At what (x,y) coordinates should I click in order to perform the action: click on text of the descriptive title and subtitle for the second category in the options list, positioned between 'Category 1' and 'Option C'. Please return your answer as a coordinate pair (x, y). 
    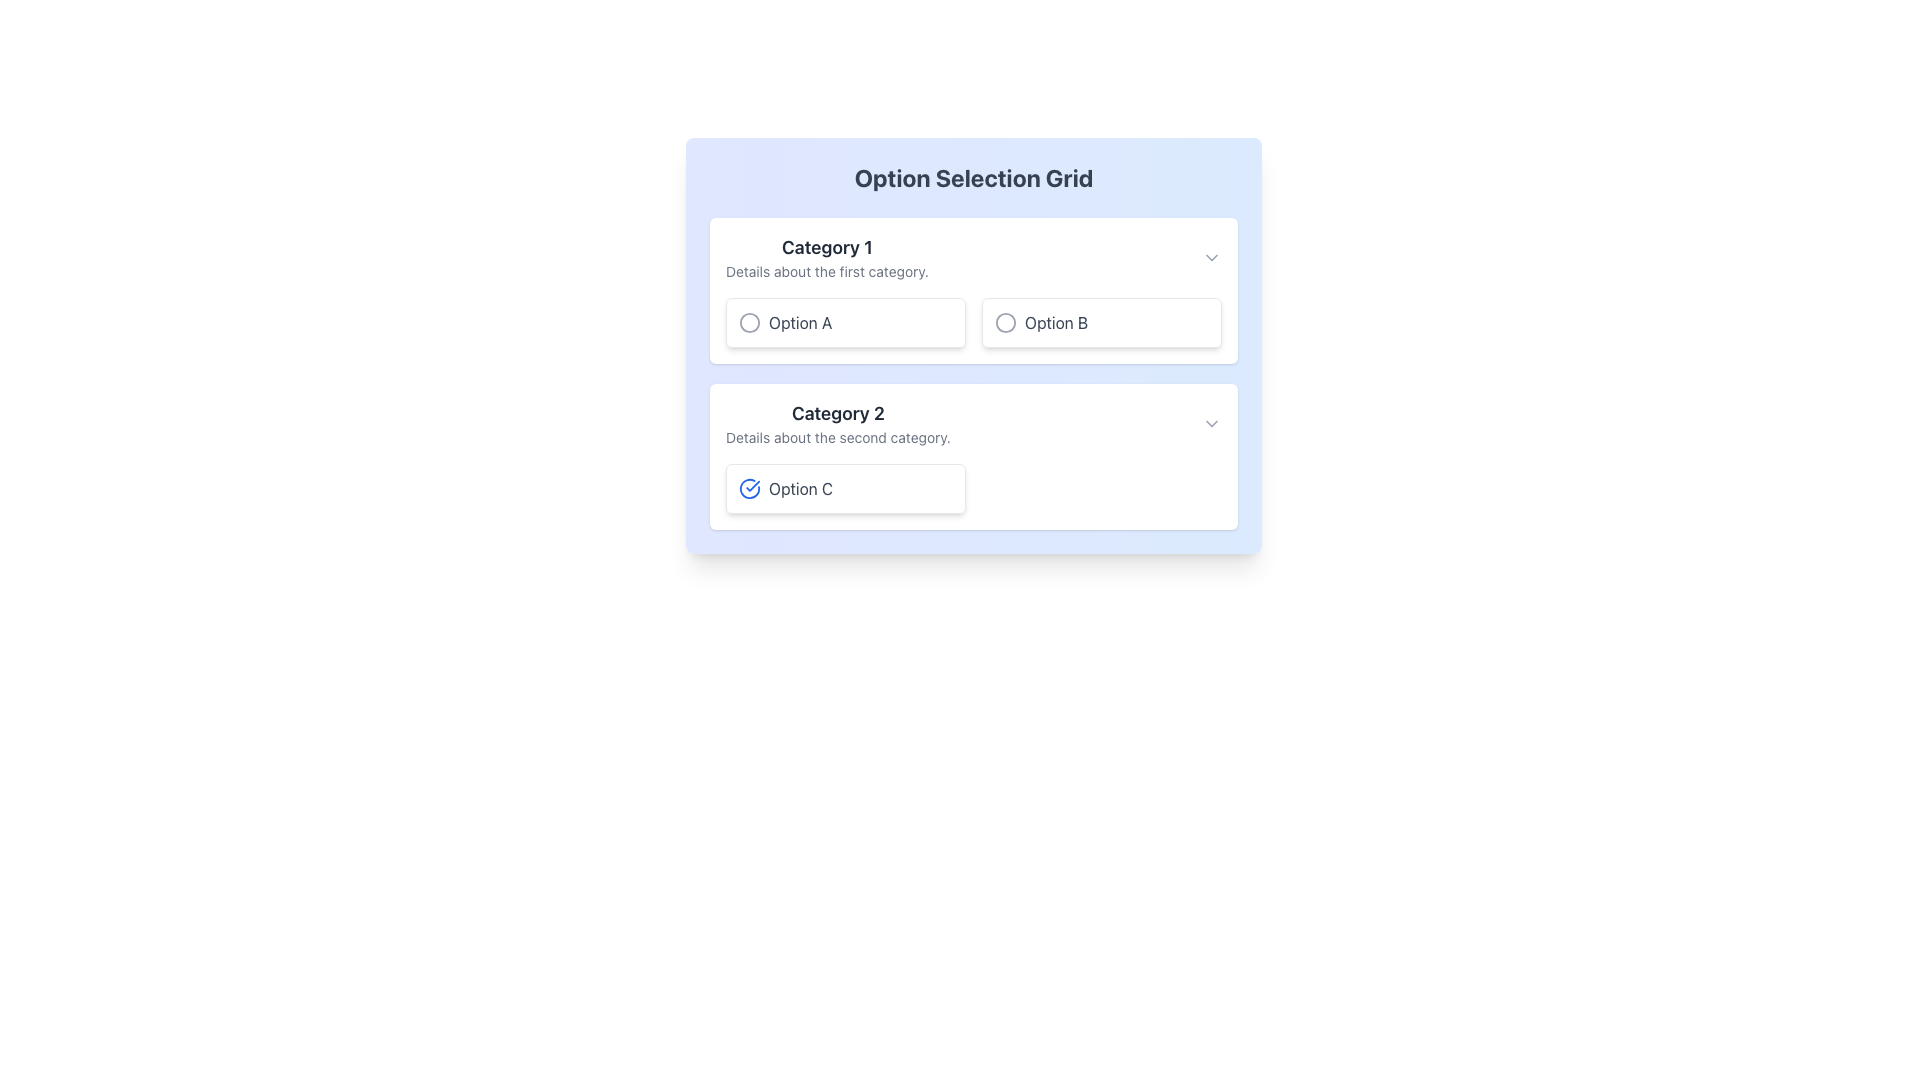
    Looking at the image, I should click on (838, 423).